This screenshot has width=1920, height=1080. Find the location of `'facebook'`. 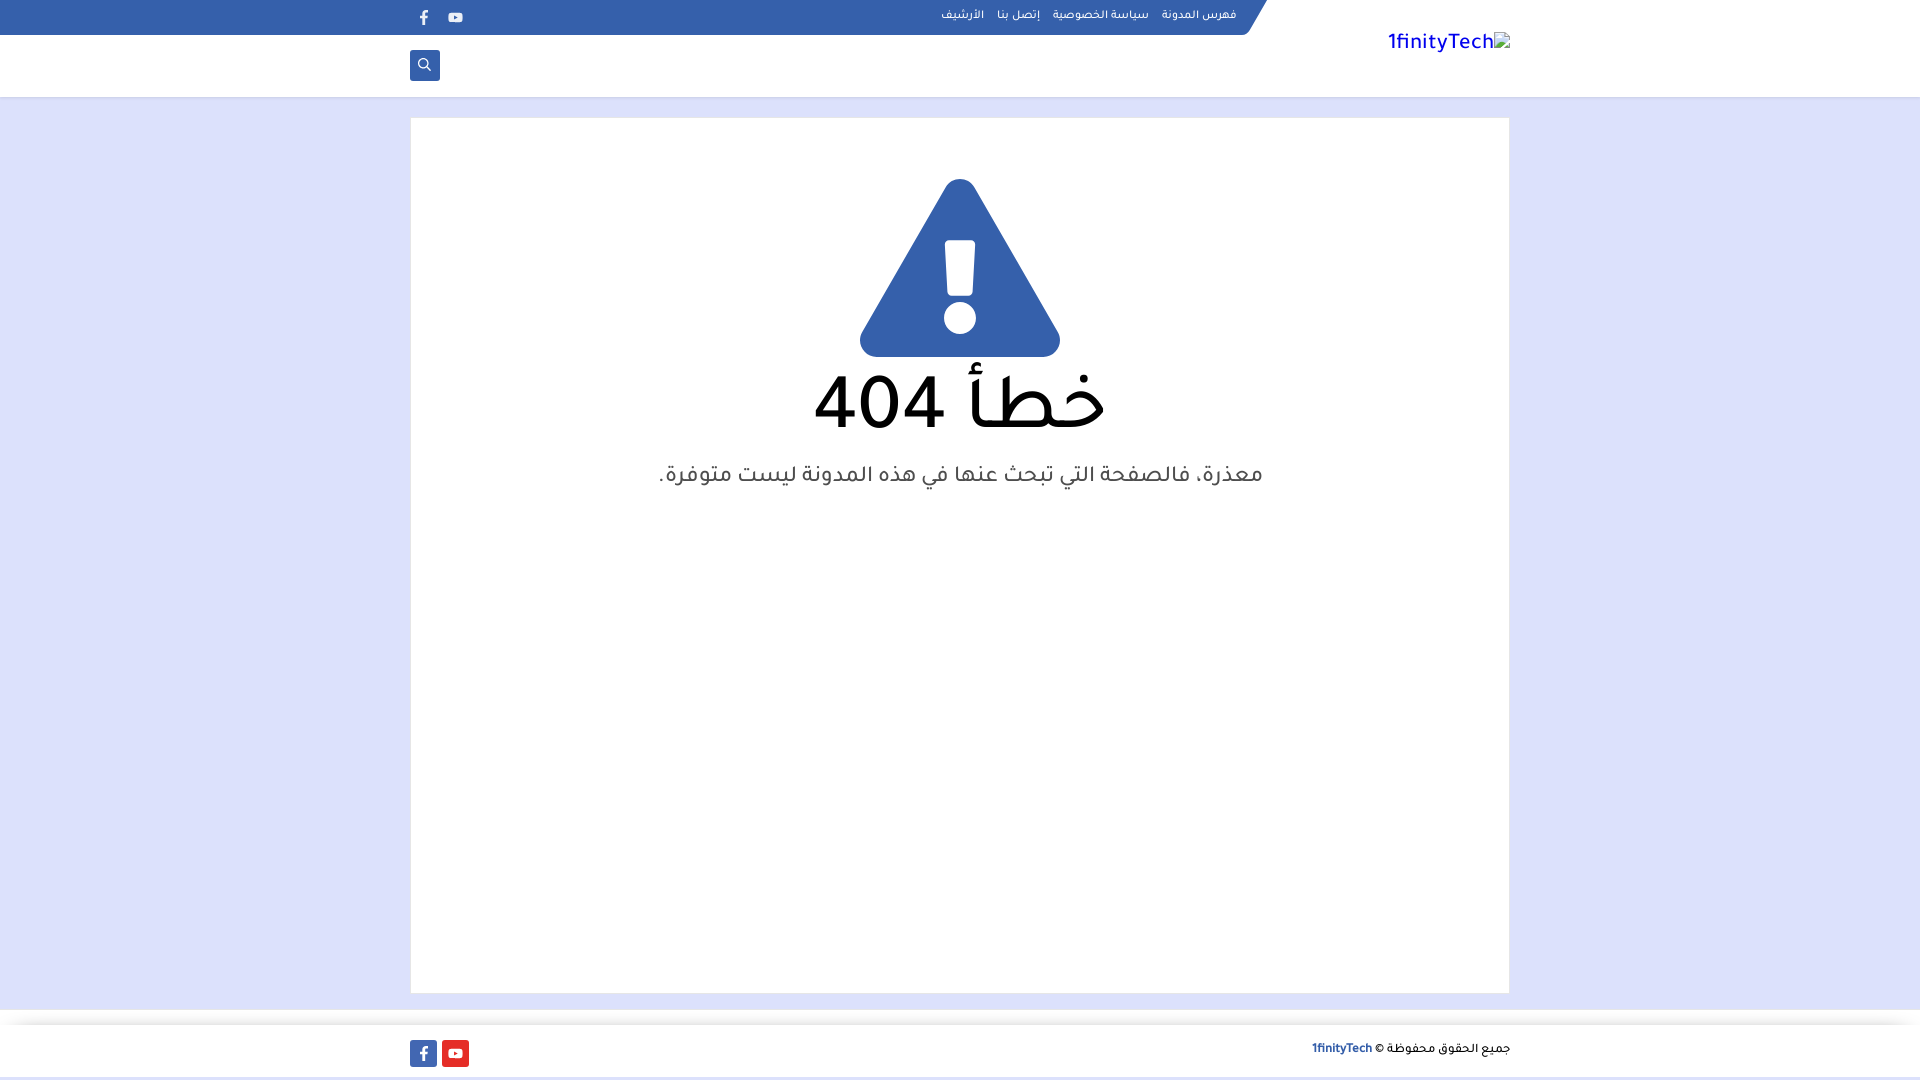

'facebook' is located at coordinates (422, 17).